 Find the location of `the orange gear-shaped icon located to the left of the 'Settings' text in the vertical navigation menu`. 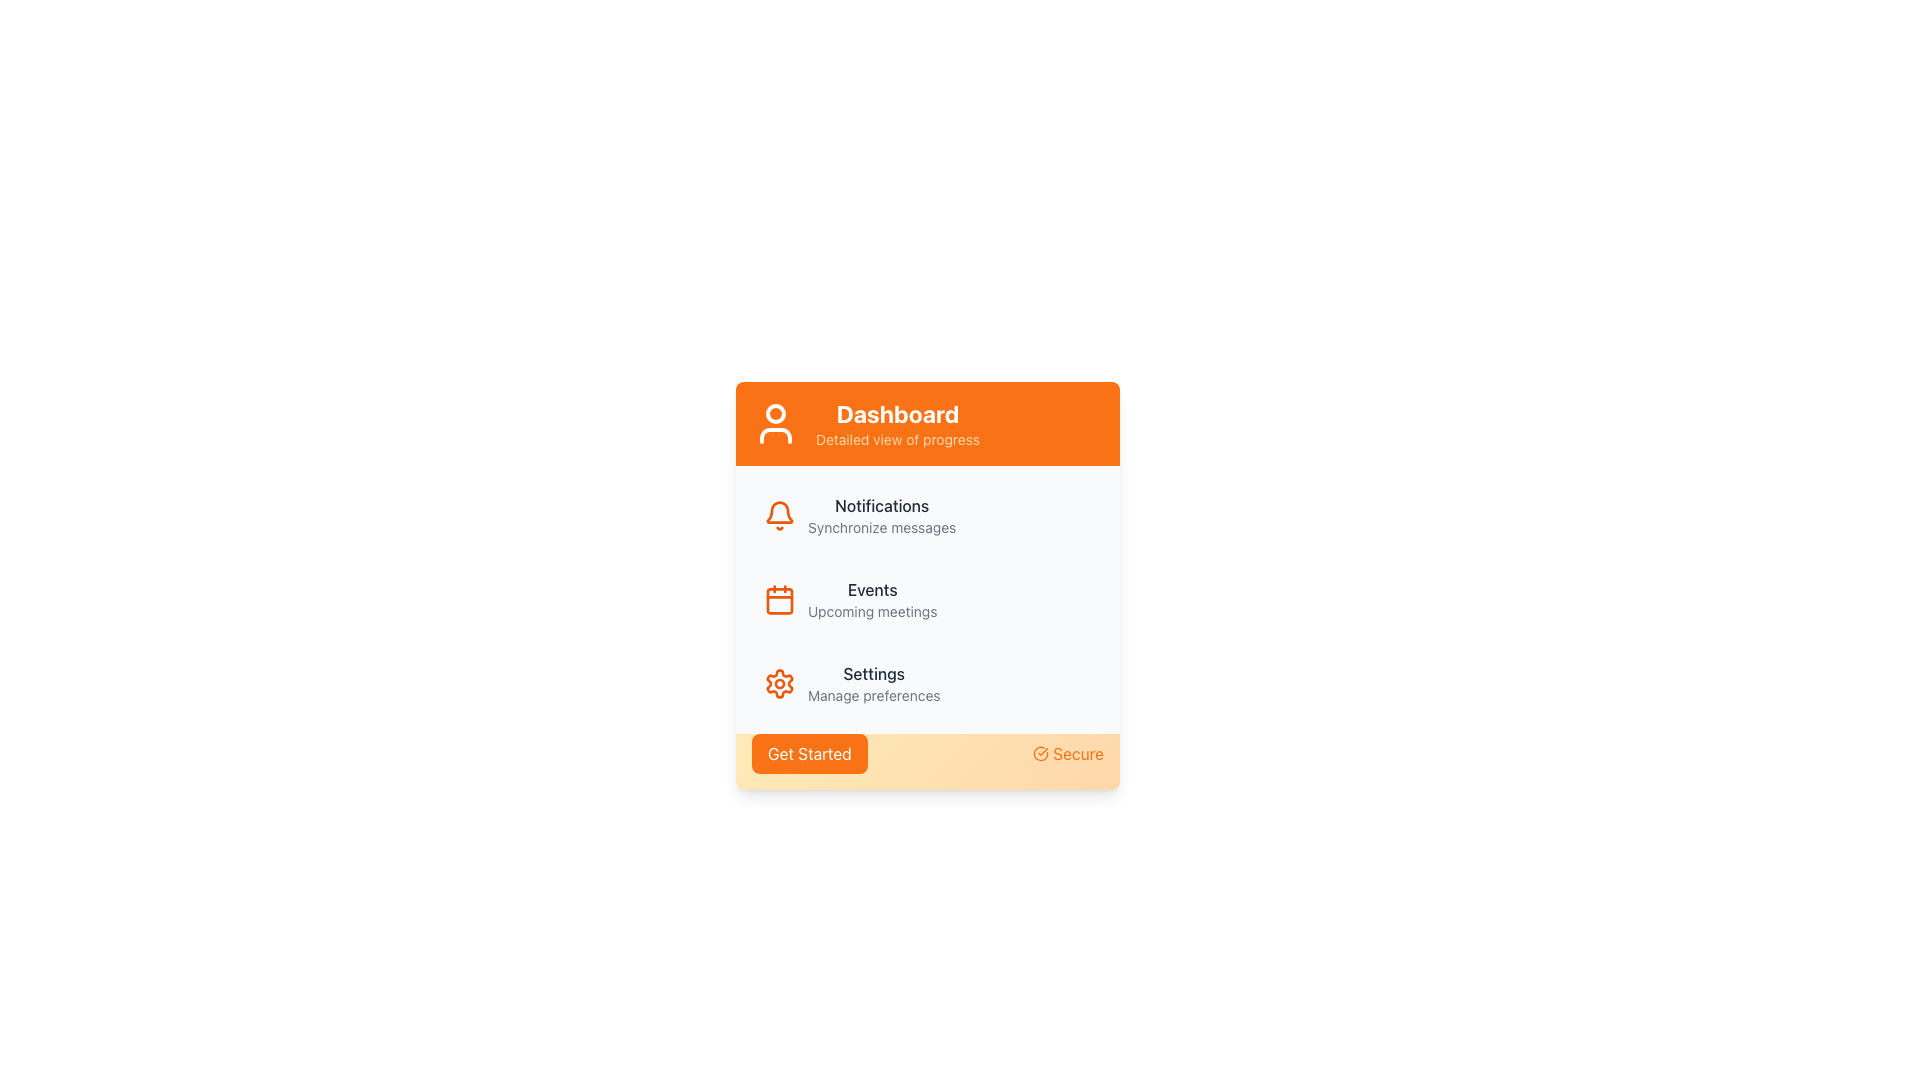

the orange gear-shaped icon located to the left of the 'Settings' text in the vertical navigation menu is located at coordinates (778, 682).